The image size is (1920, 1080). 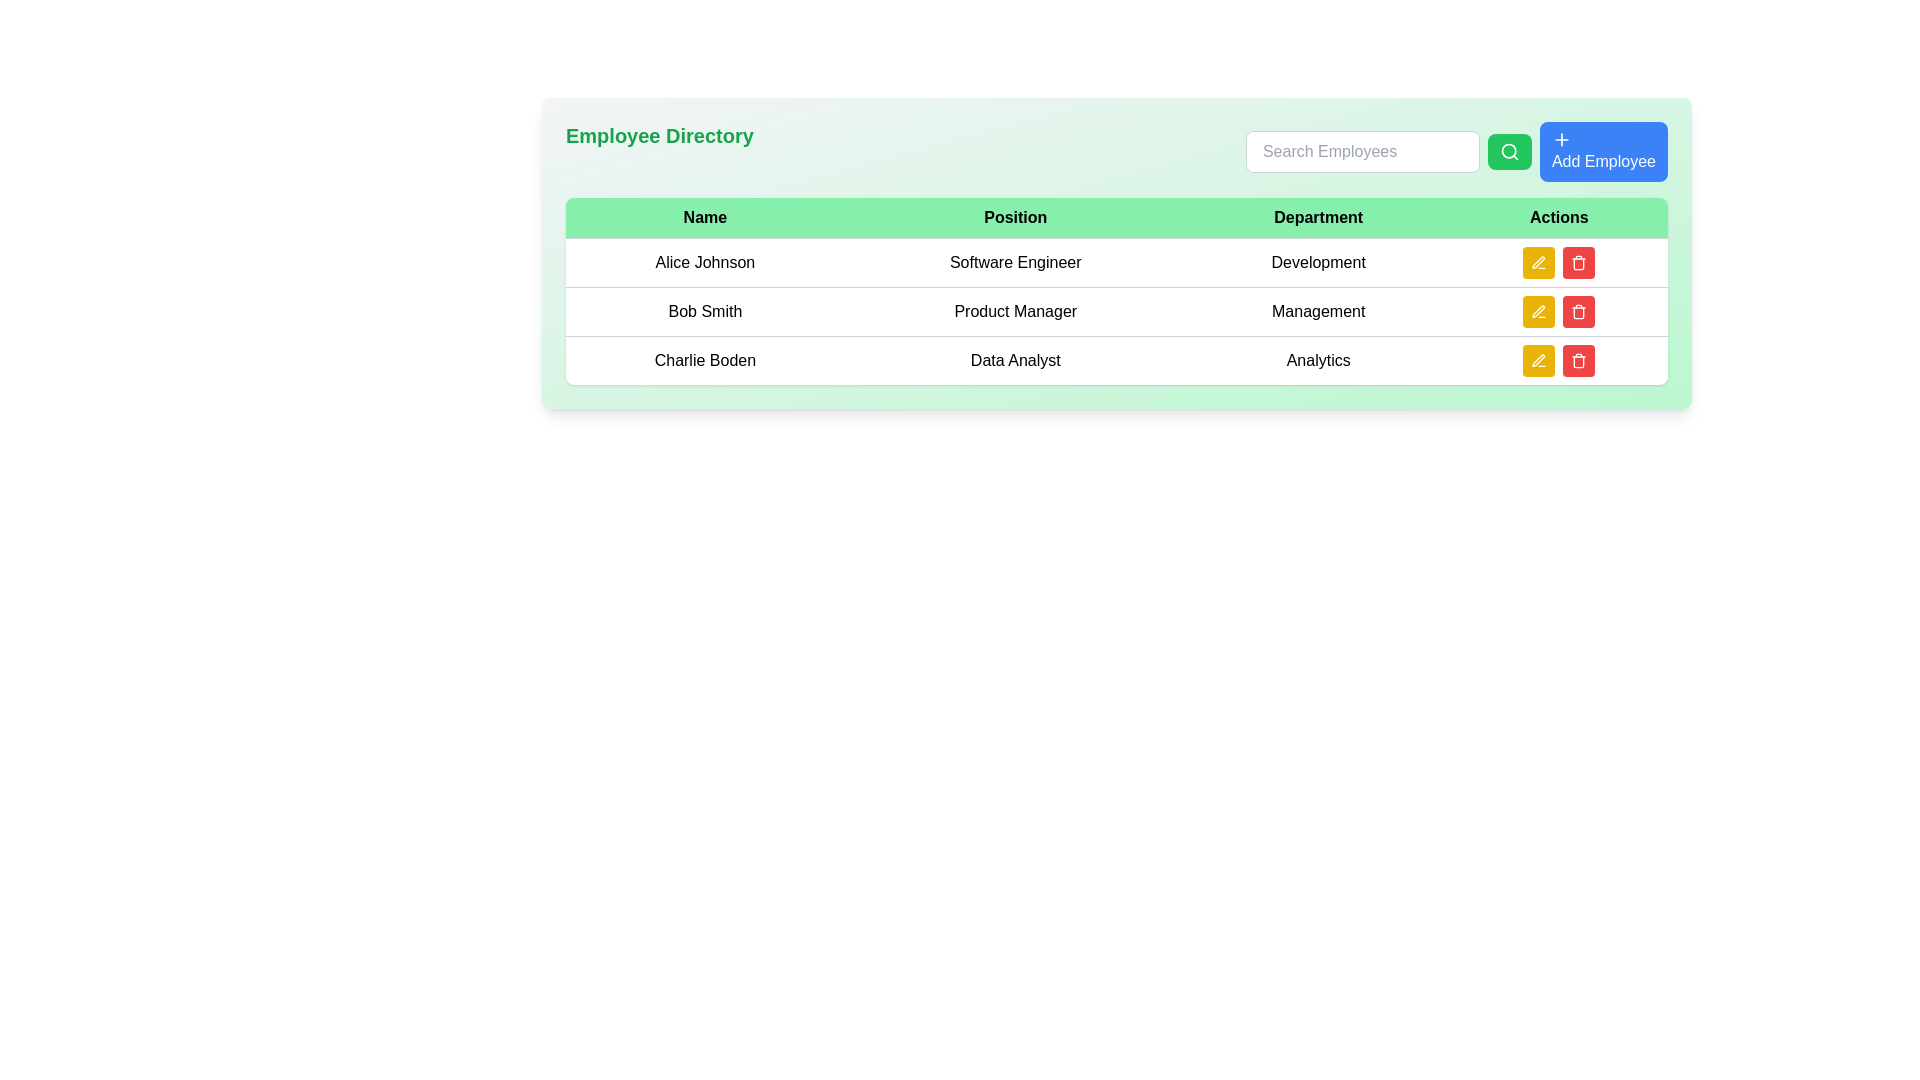 I want to click on the delete button located in the 'Actions' column of the second row of the table, so click(x=1578, y=312).